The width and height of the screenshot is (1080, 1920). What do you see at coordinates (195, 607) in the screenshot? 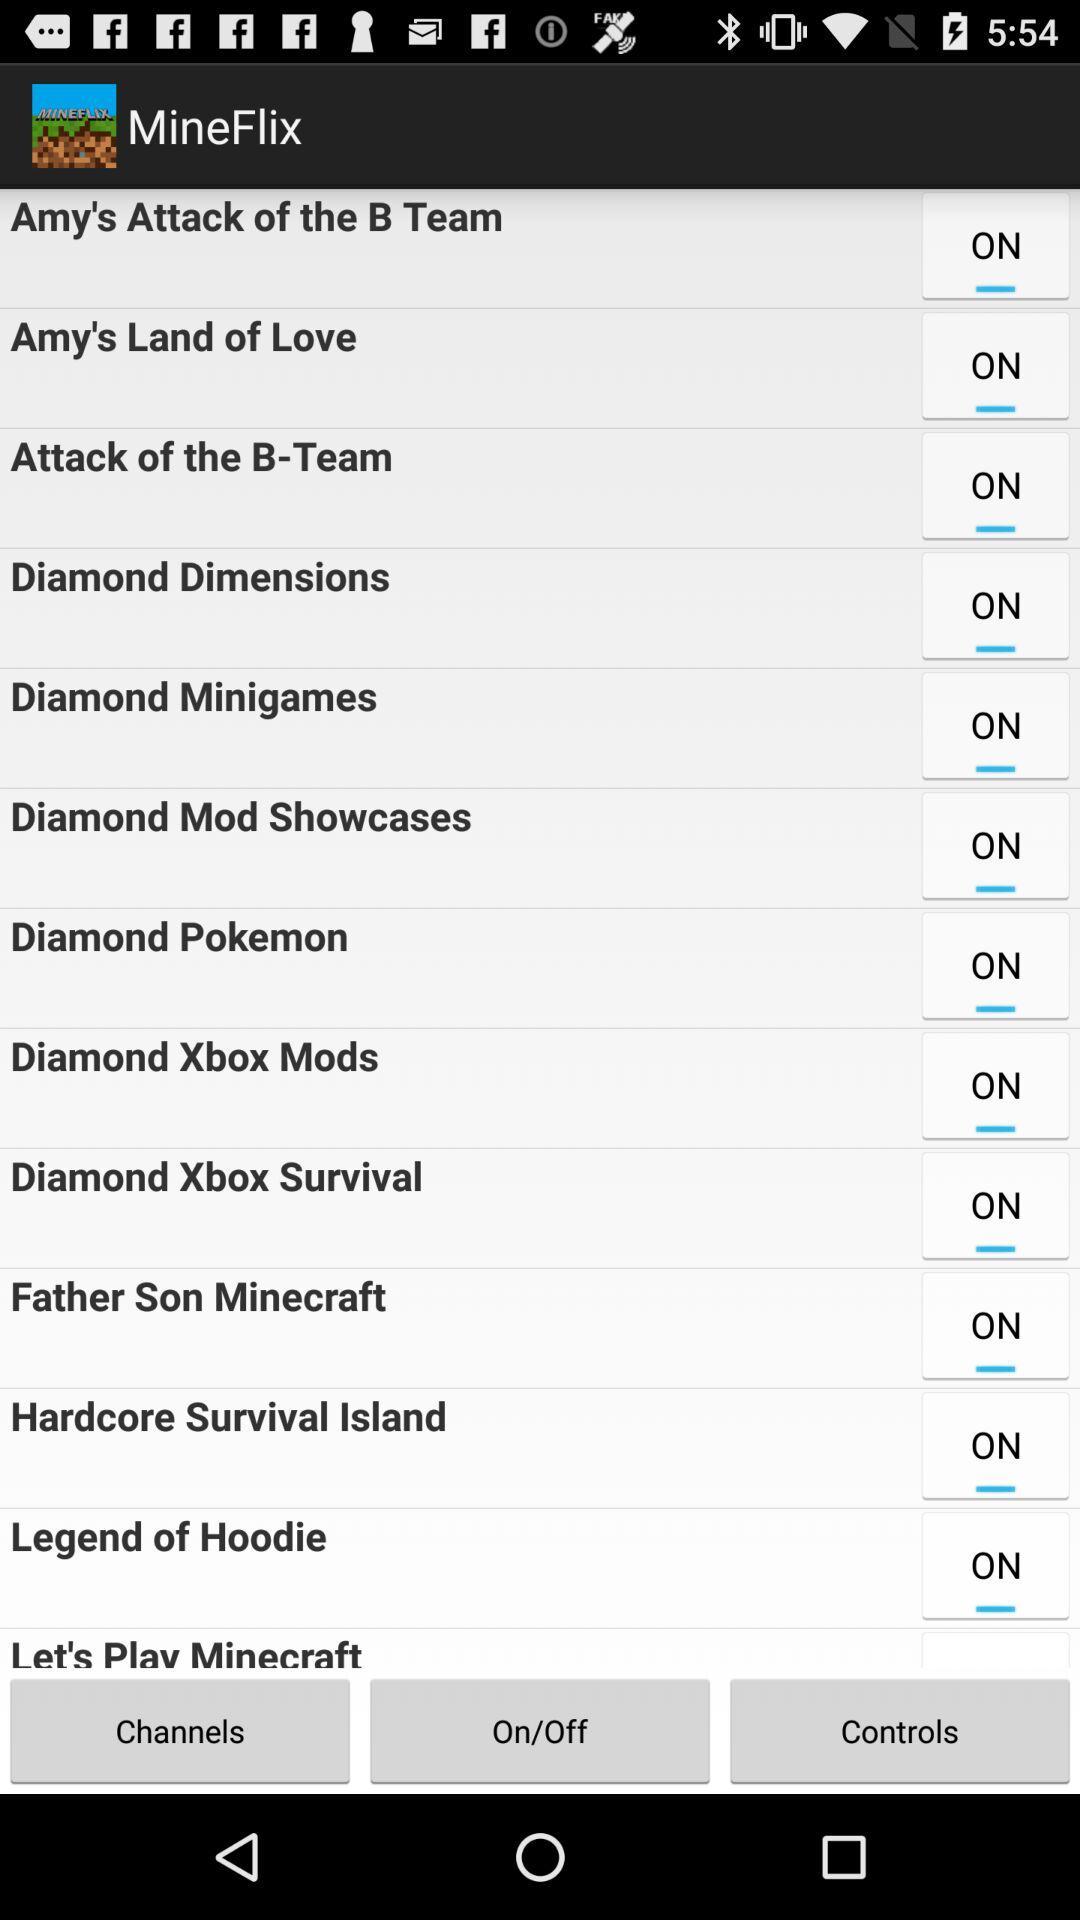
I see `item to the left of on` at bounding box center [195, 607].